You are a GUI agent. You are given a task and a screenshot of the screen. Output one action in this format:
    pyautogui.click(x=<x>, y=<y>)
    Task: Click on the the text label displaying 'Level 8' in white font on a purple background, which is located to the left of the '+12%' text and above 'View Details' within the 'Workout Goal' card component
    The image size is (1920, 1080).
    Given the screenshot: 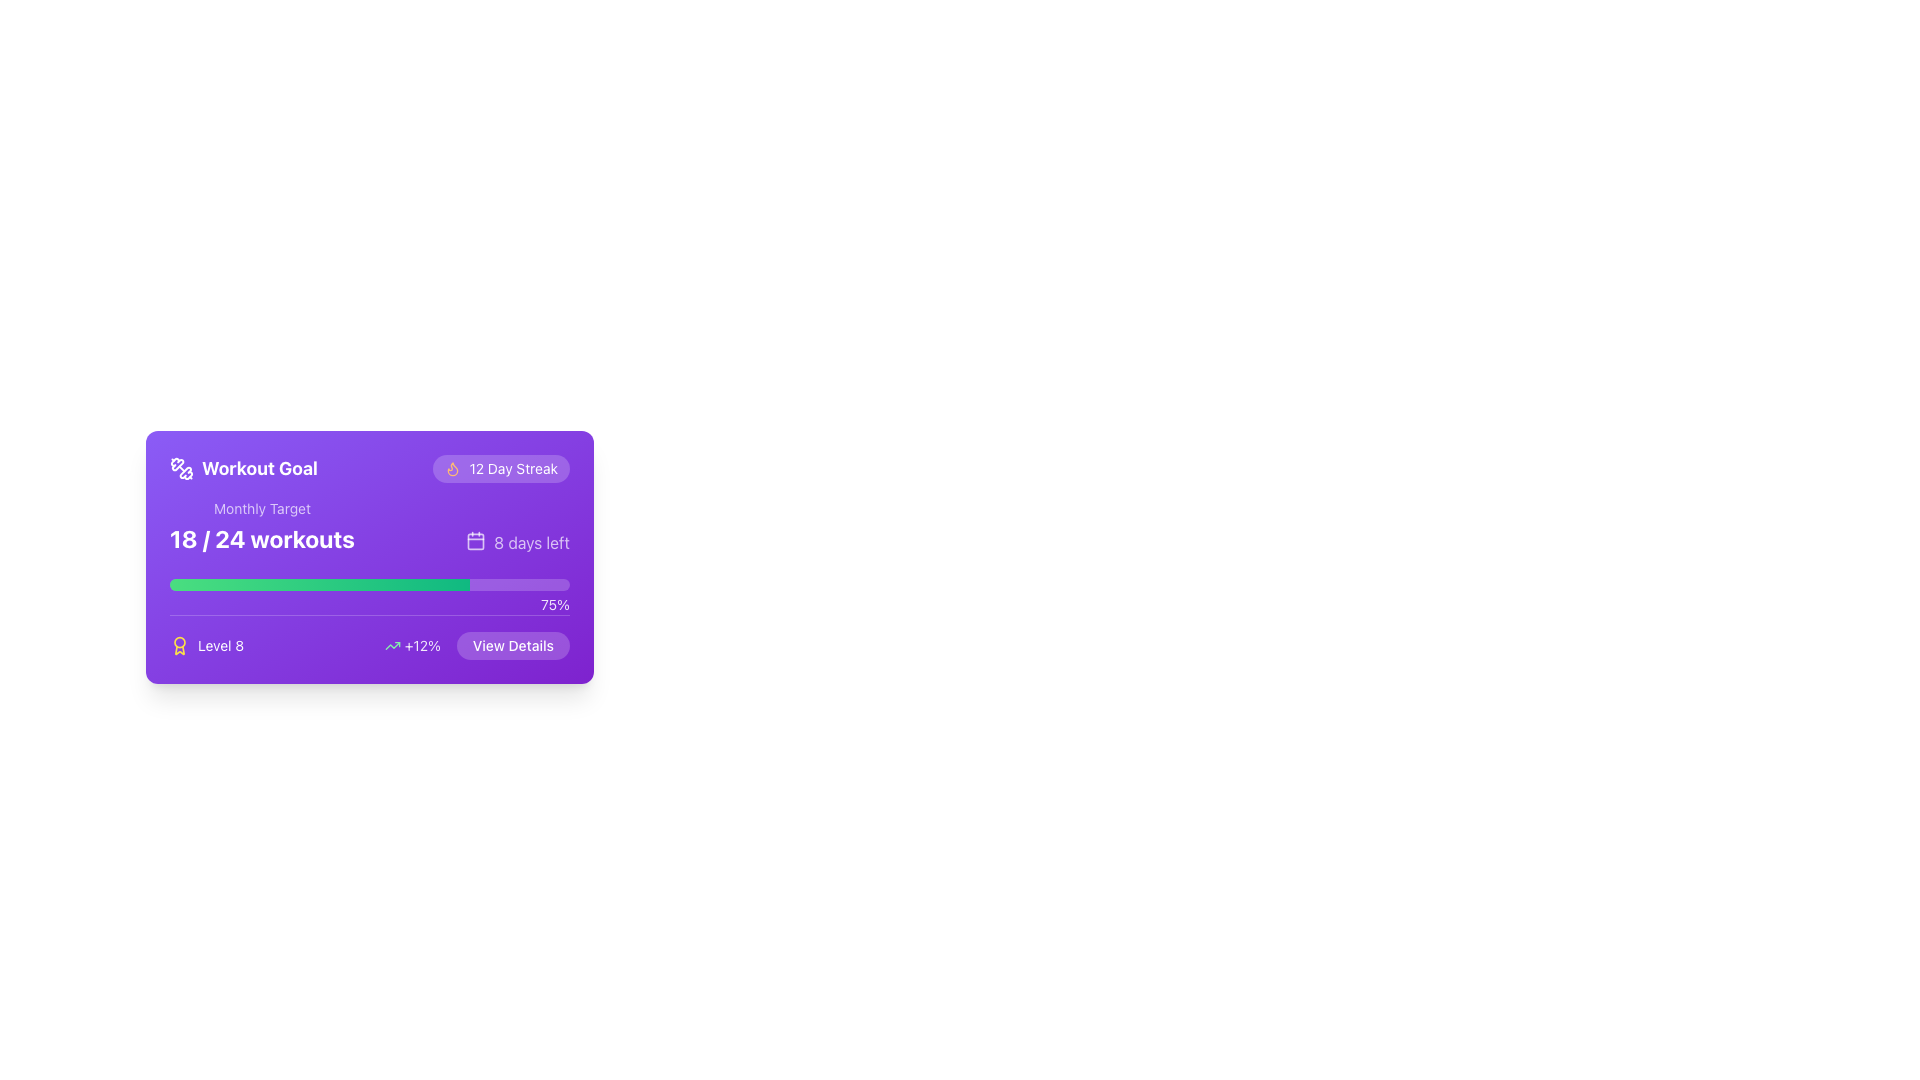 What is the action you would take?
    pyautogui.click(x=207, y=645)
    